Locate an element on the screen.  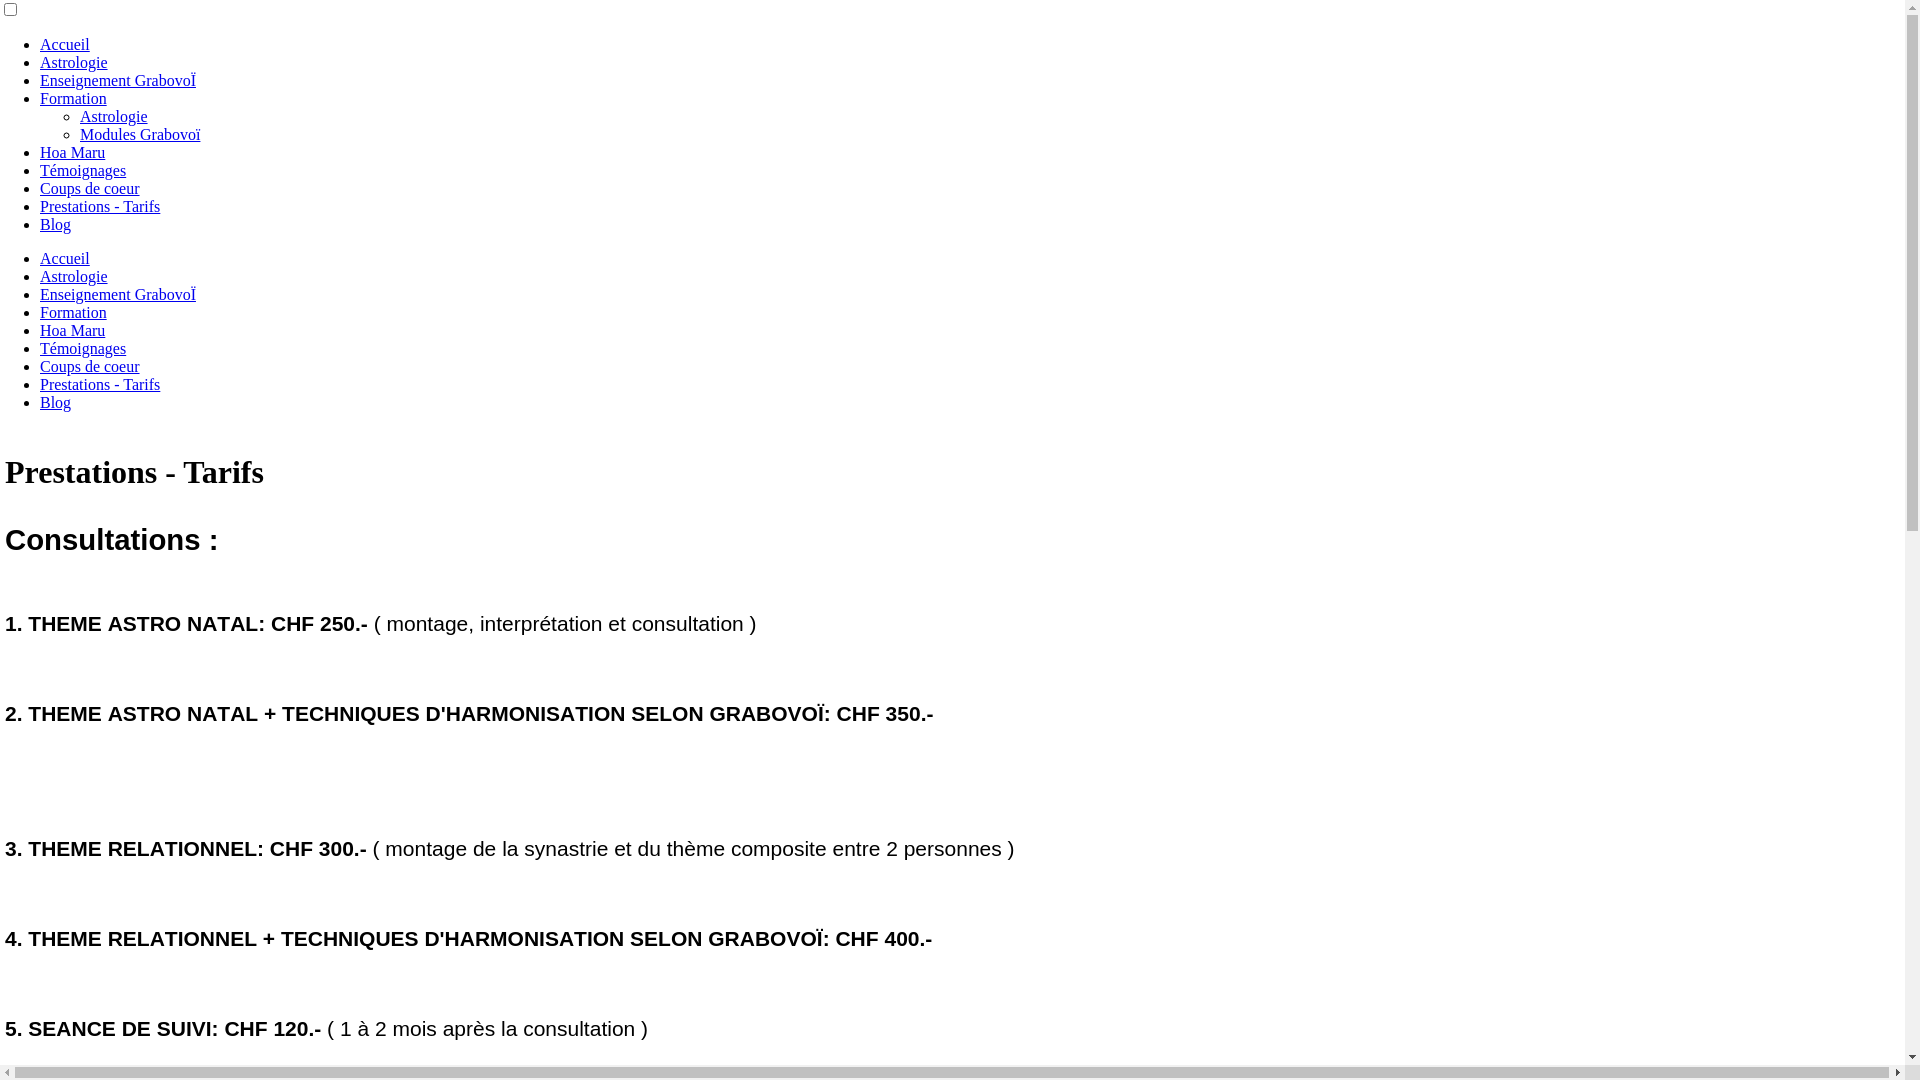
'Hoa Maru' is located at coordinates (72, 329).